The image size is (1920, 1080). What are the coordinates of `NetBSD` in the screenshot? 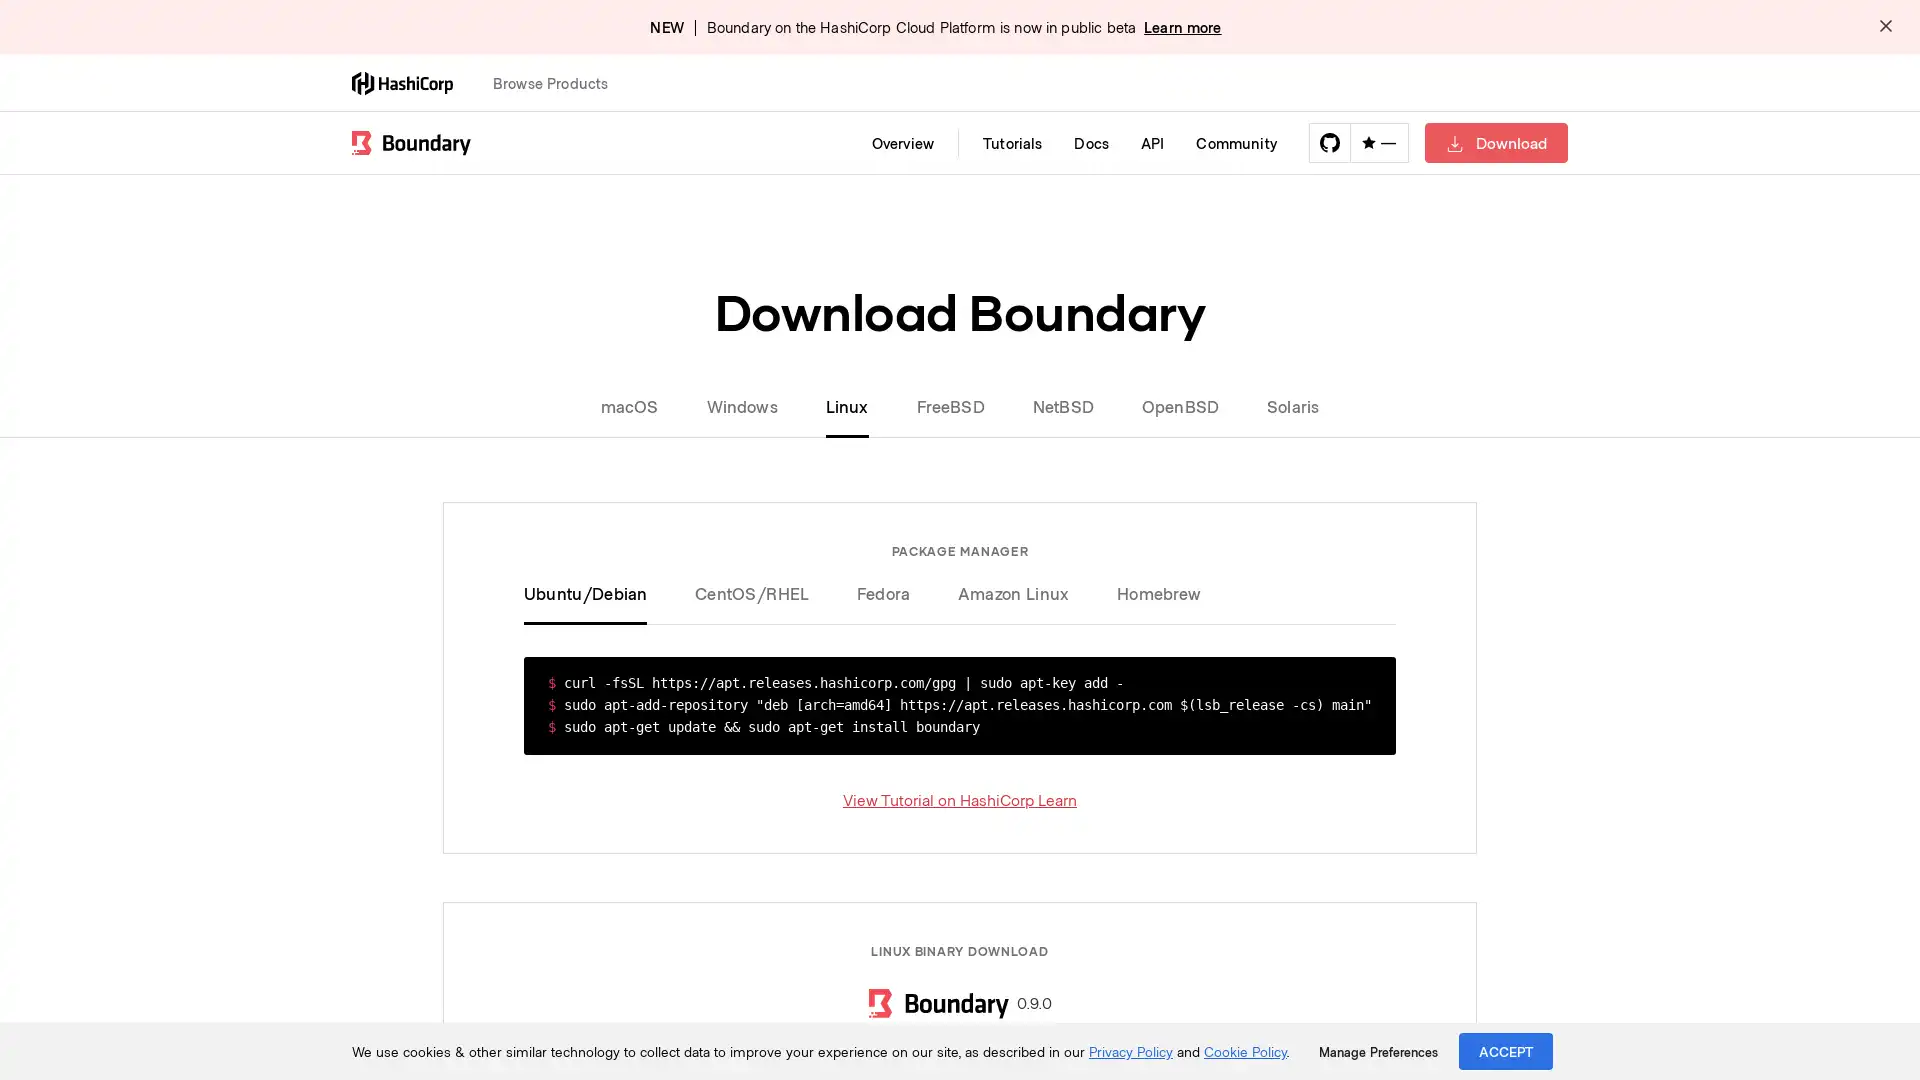 It's located at (1061, 405).